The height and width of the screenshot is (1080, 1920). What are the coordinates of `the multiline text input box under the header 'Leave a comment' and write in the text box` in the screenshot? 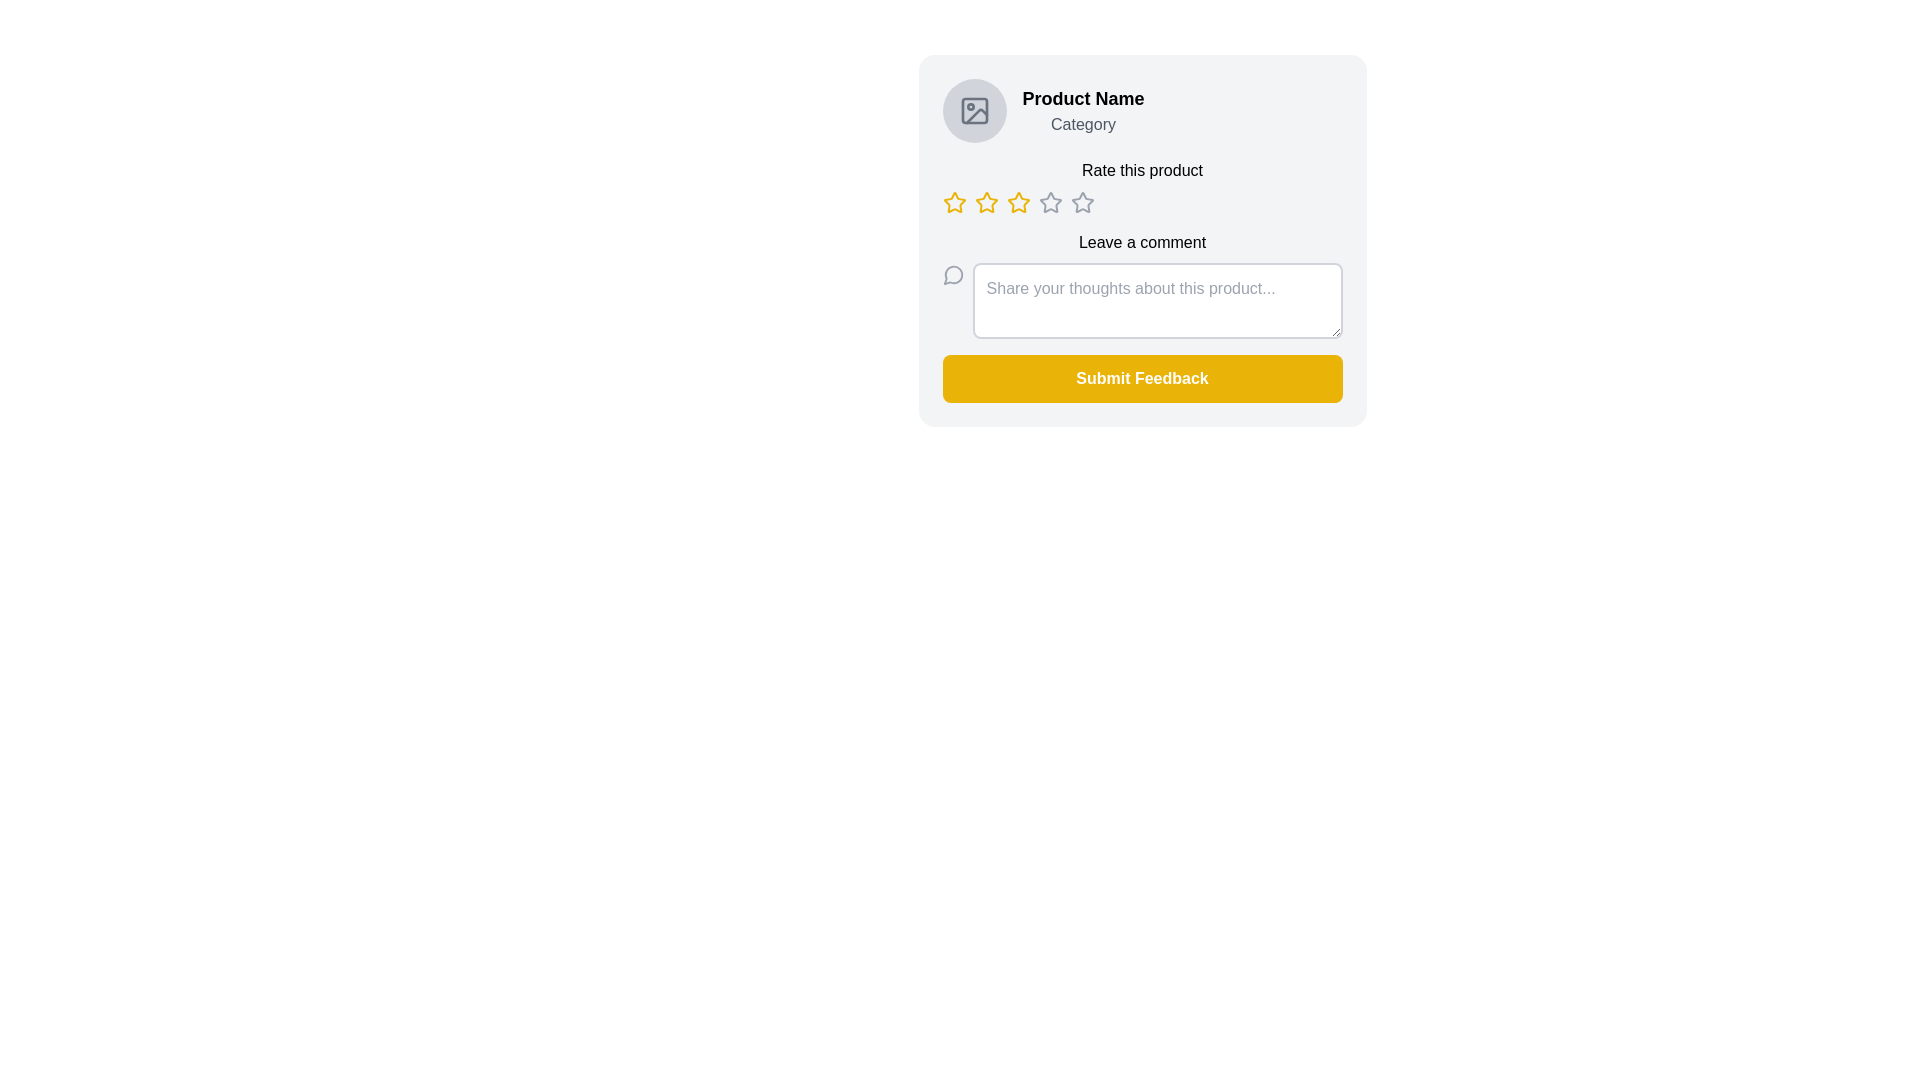 It's located at (1142, 285).